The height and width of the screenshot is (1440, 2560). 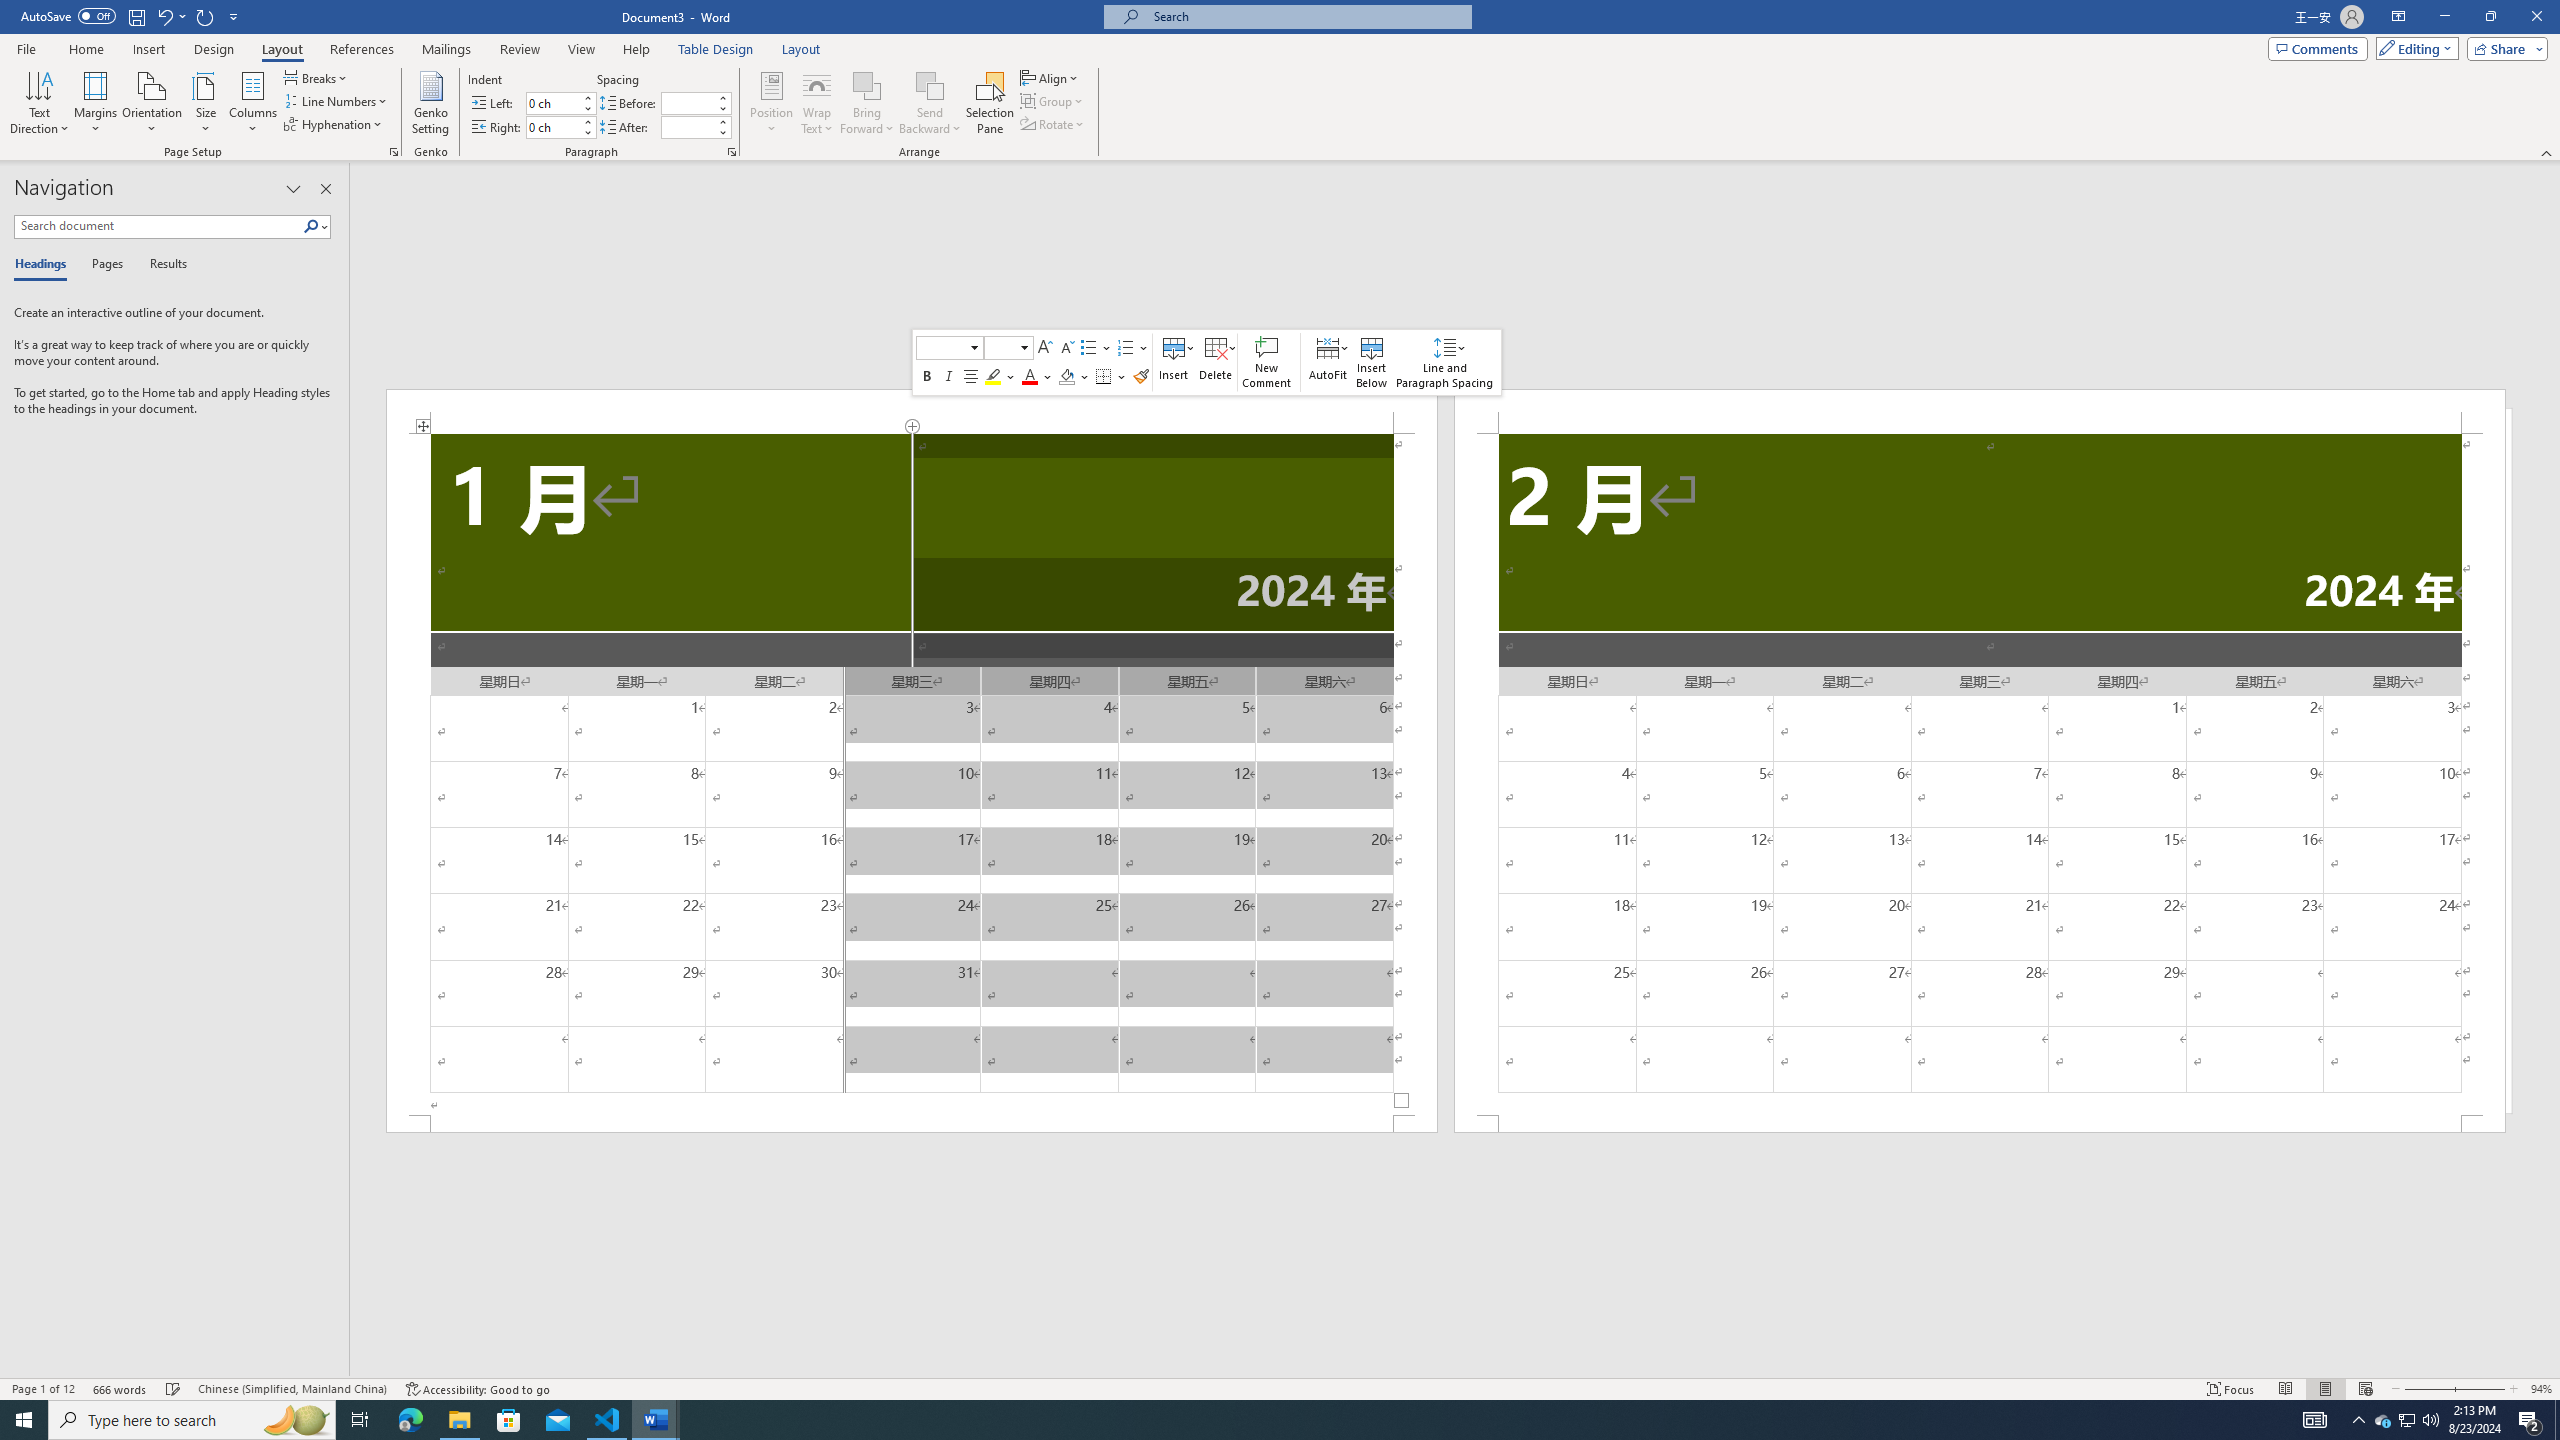 I want to click on 'Page 2 content', so click(x=1980, y=773).